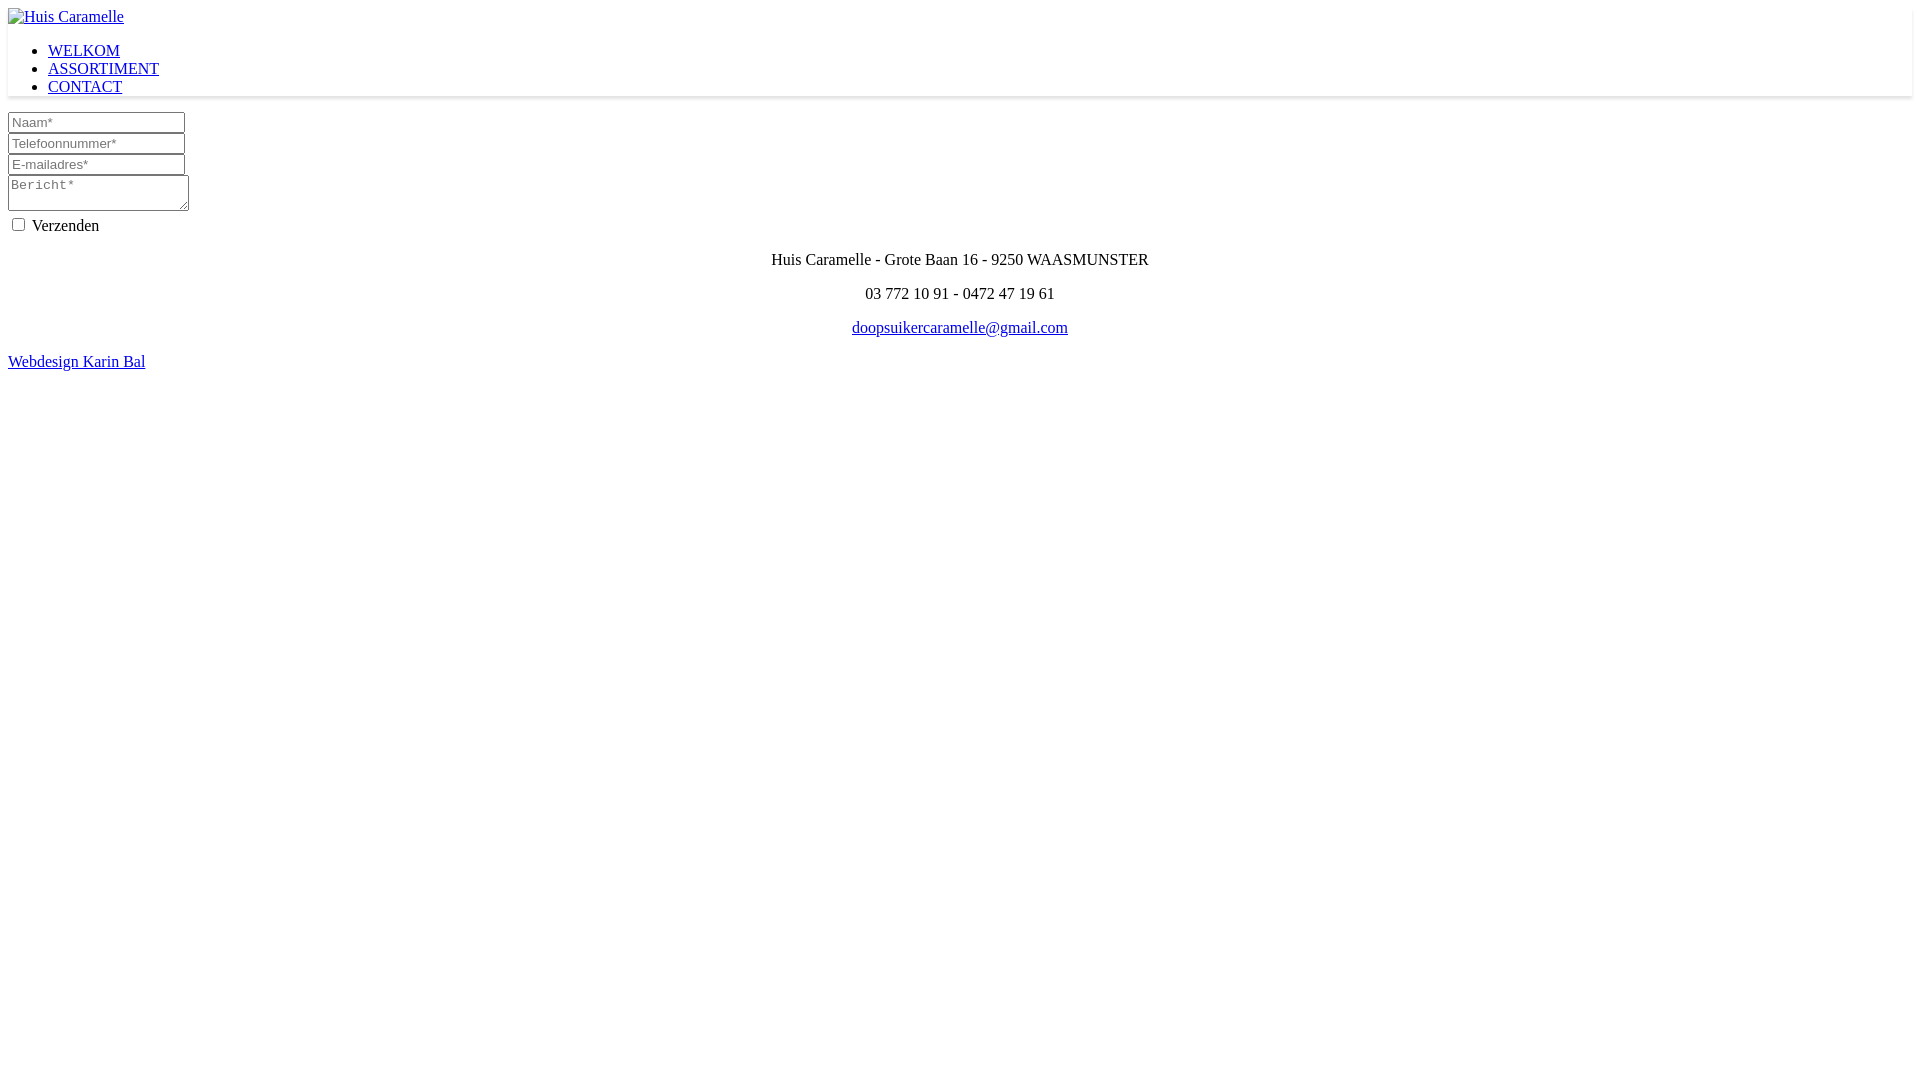 The height and width of the screenshot is (1080, 1920). I want to click on 'doopsuikercaramelle@gmail.com', so click(960, 326).